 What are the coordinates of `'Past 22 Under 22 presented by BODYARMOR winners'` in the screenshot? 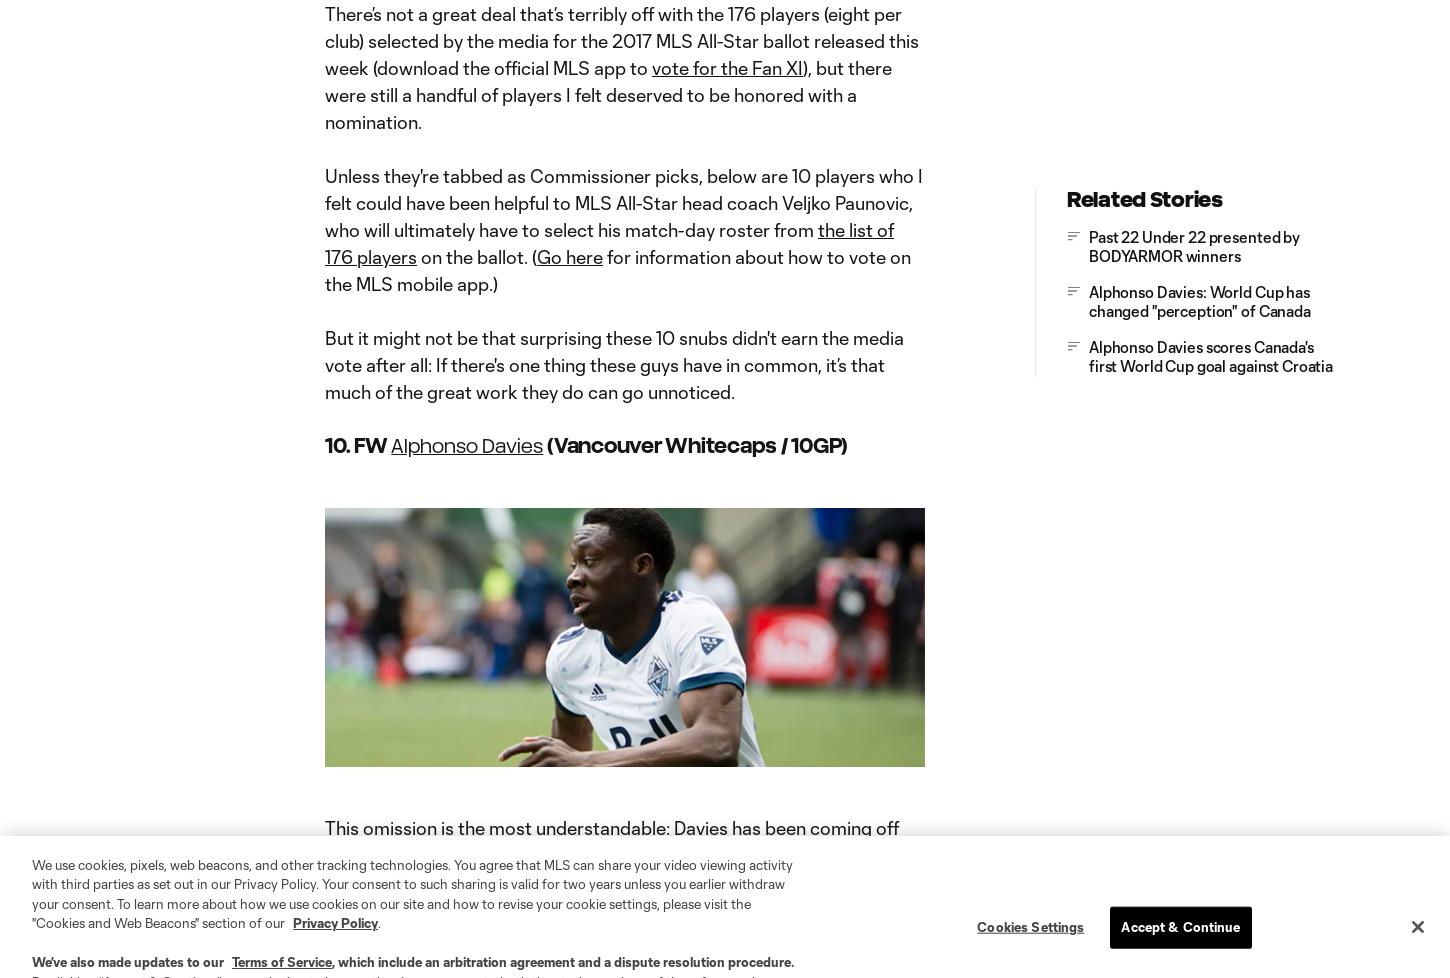 It's located at (1192, 244).